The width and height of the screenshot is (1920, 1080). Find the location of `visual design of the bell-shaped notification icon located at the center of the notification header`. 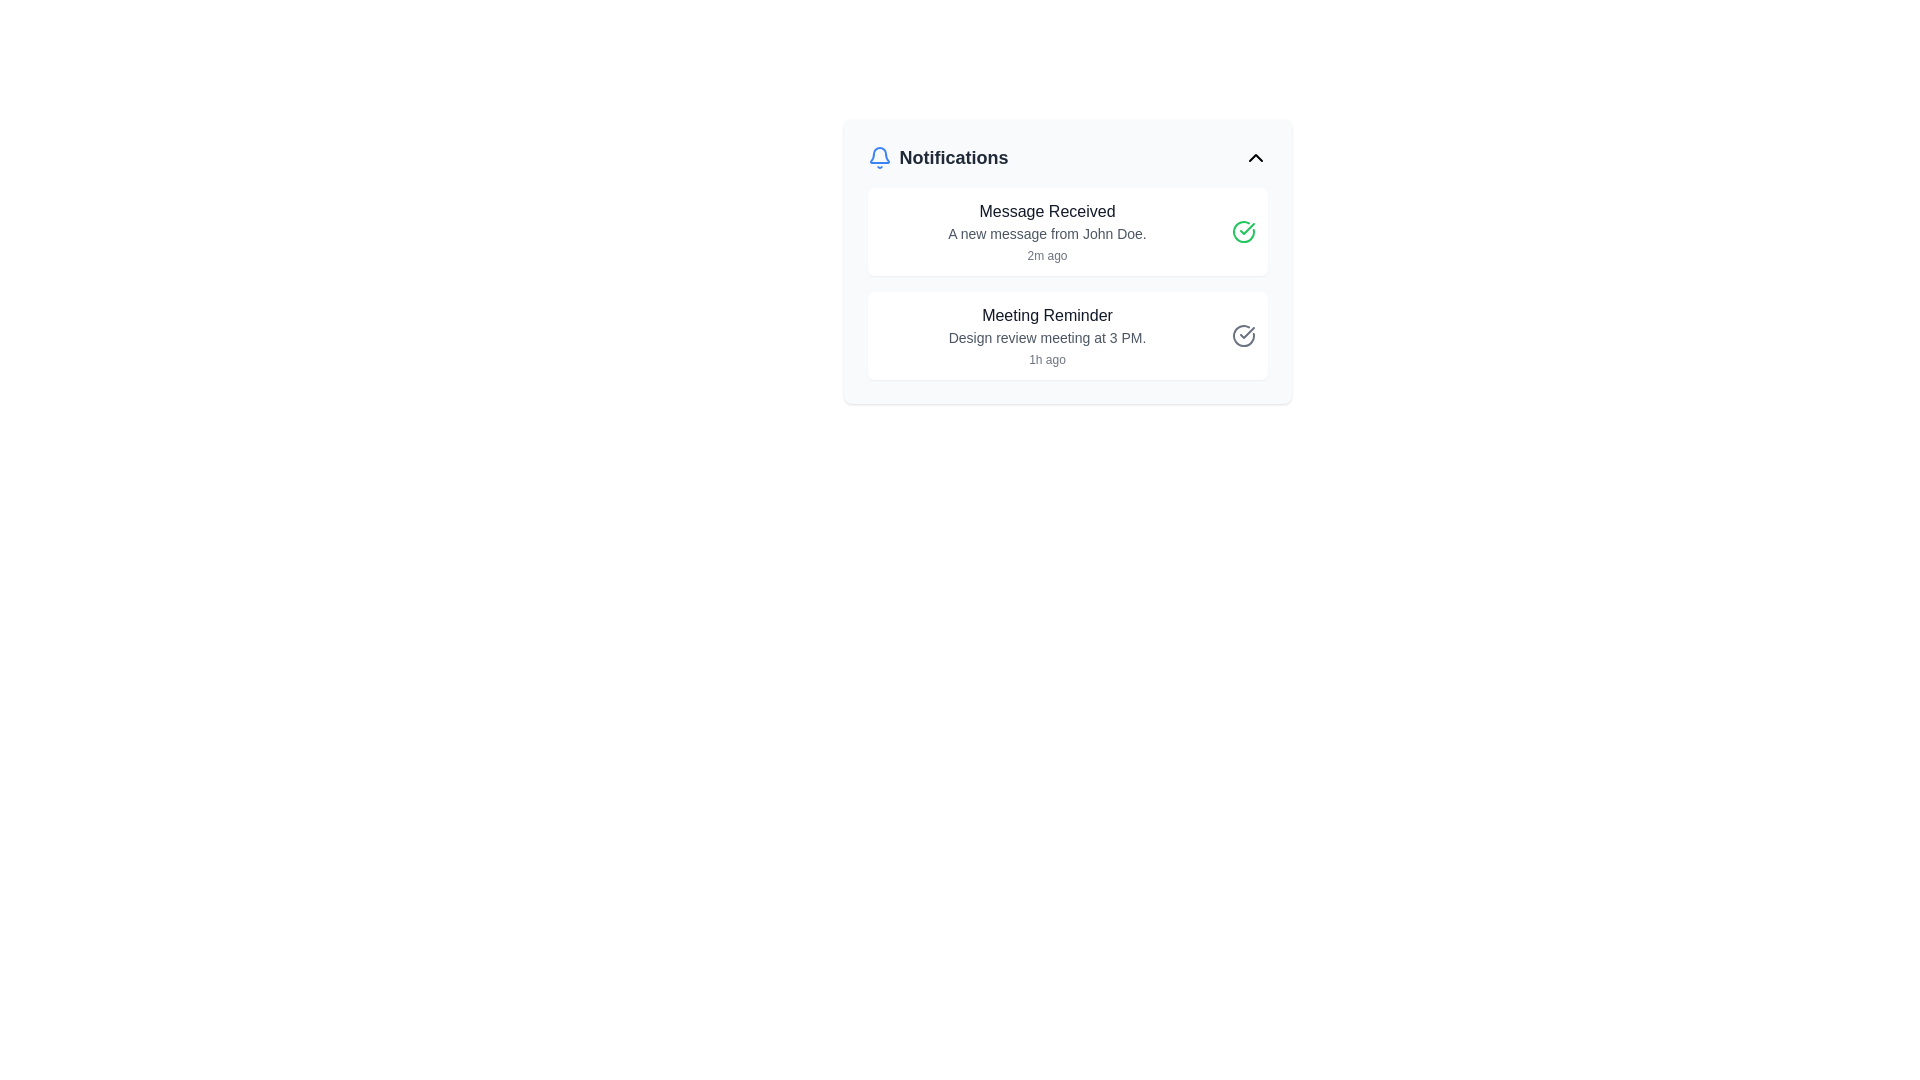

visual design of the bell-shaped notification icon located at the center of the notification header is located at coordinates (879, 154).